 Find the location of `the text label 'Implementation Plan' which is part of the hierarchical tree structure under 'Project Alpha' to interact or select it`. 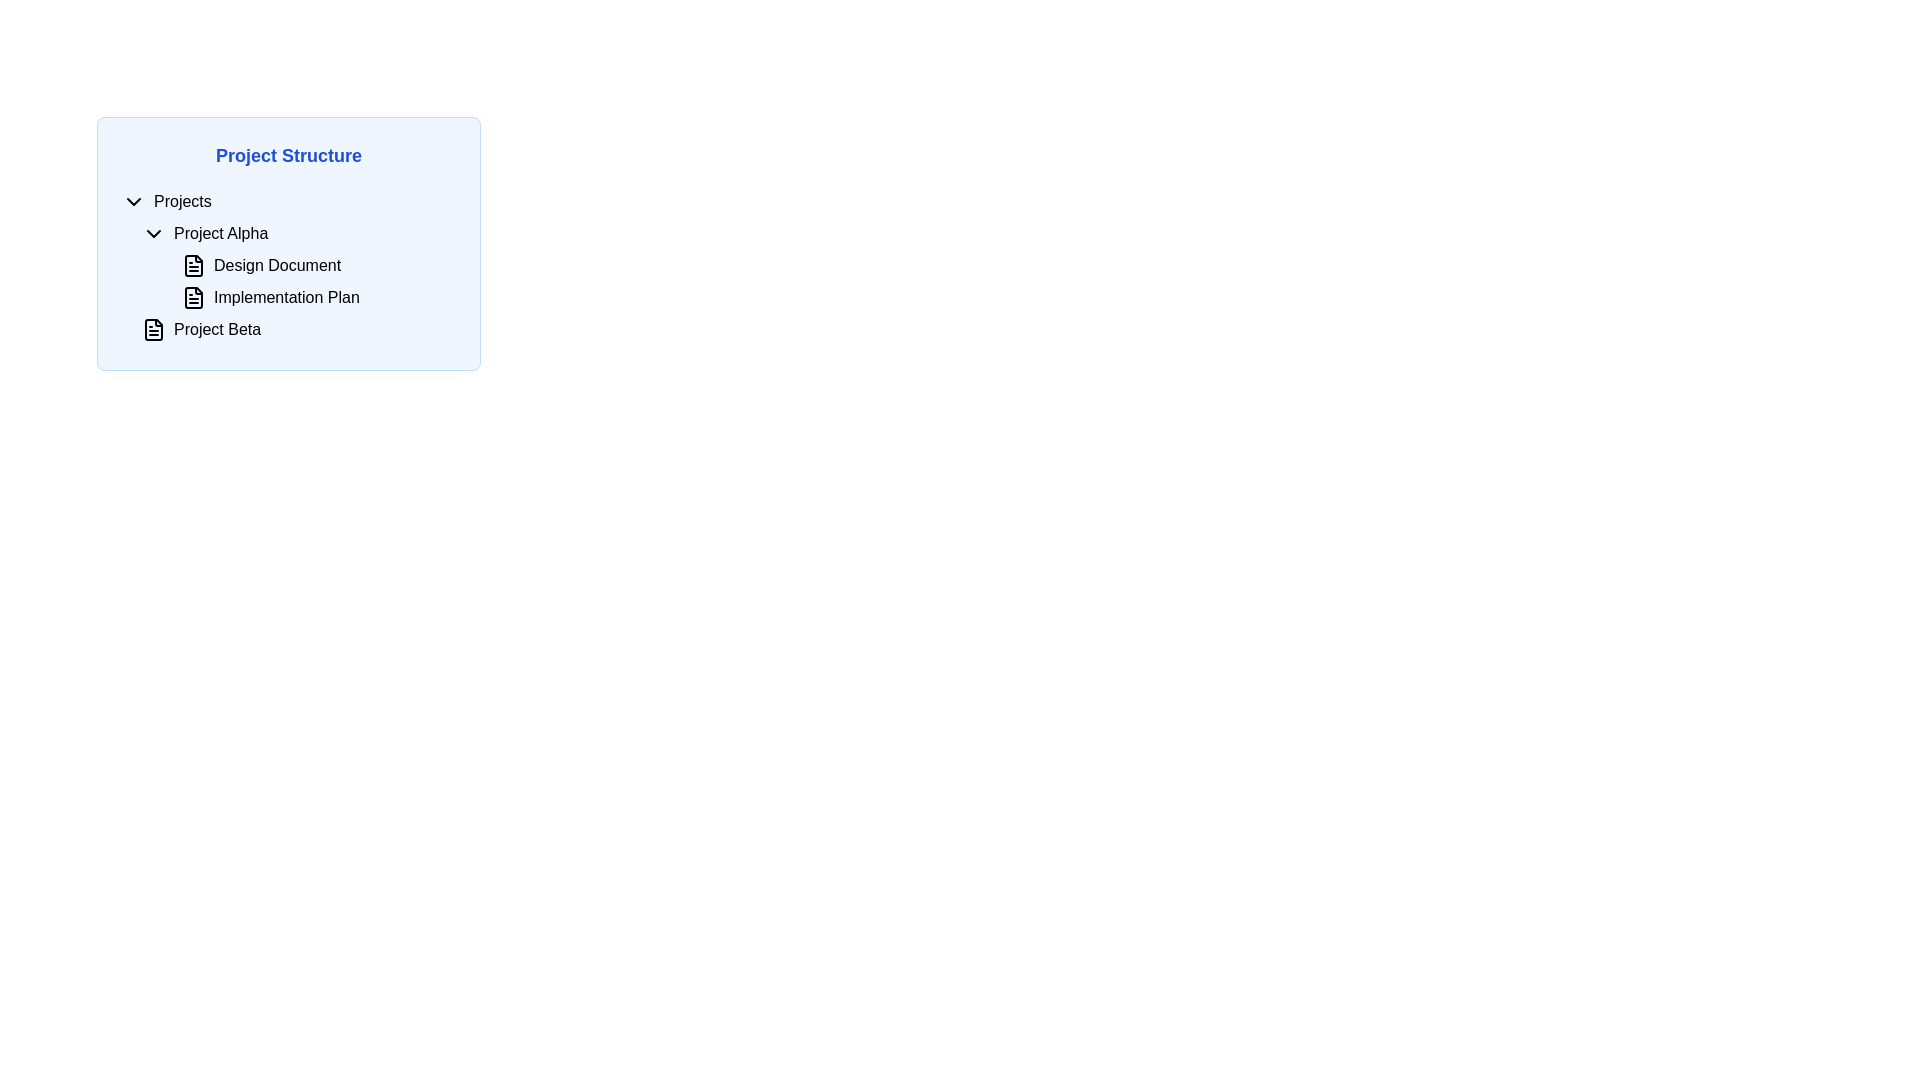

the text label 'Implementation Plan' which is part of the hierarchical tree structure under 'Project Alpha' to interact or select it is located at coordinates (285, 297).